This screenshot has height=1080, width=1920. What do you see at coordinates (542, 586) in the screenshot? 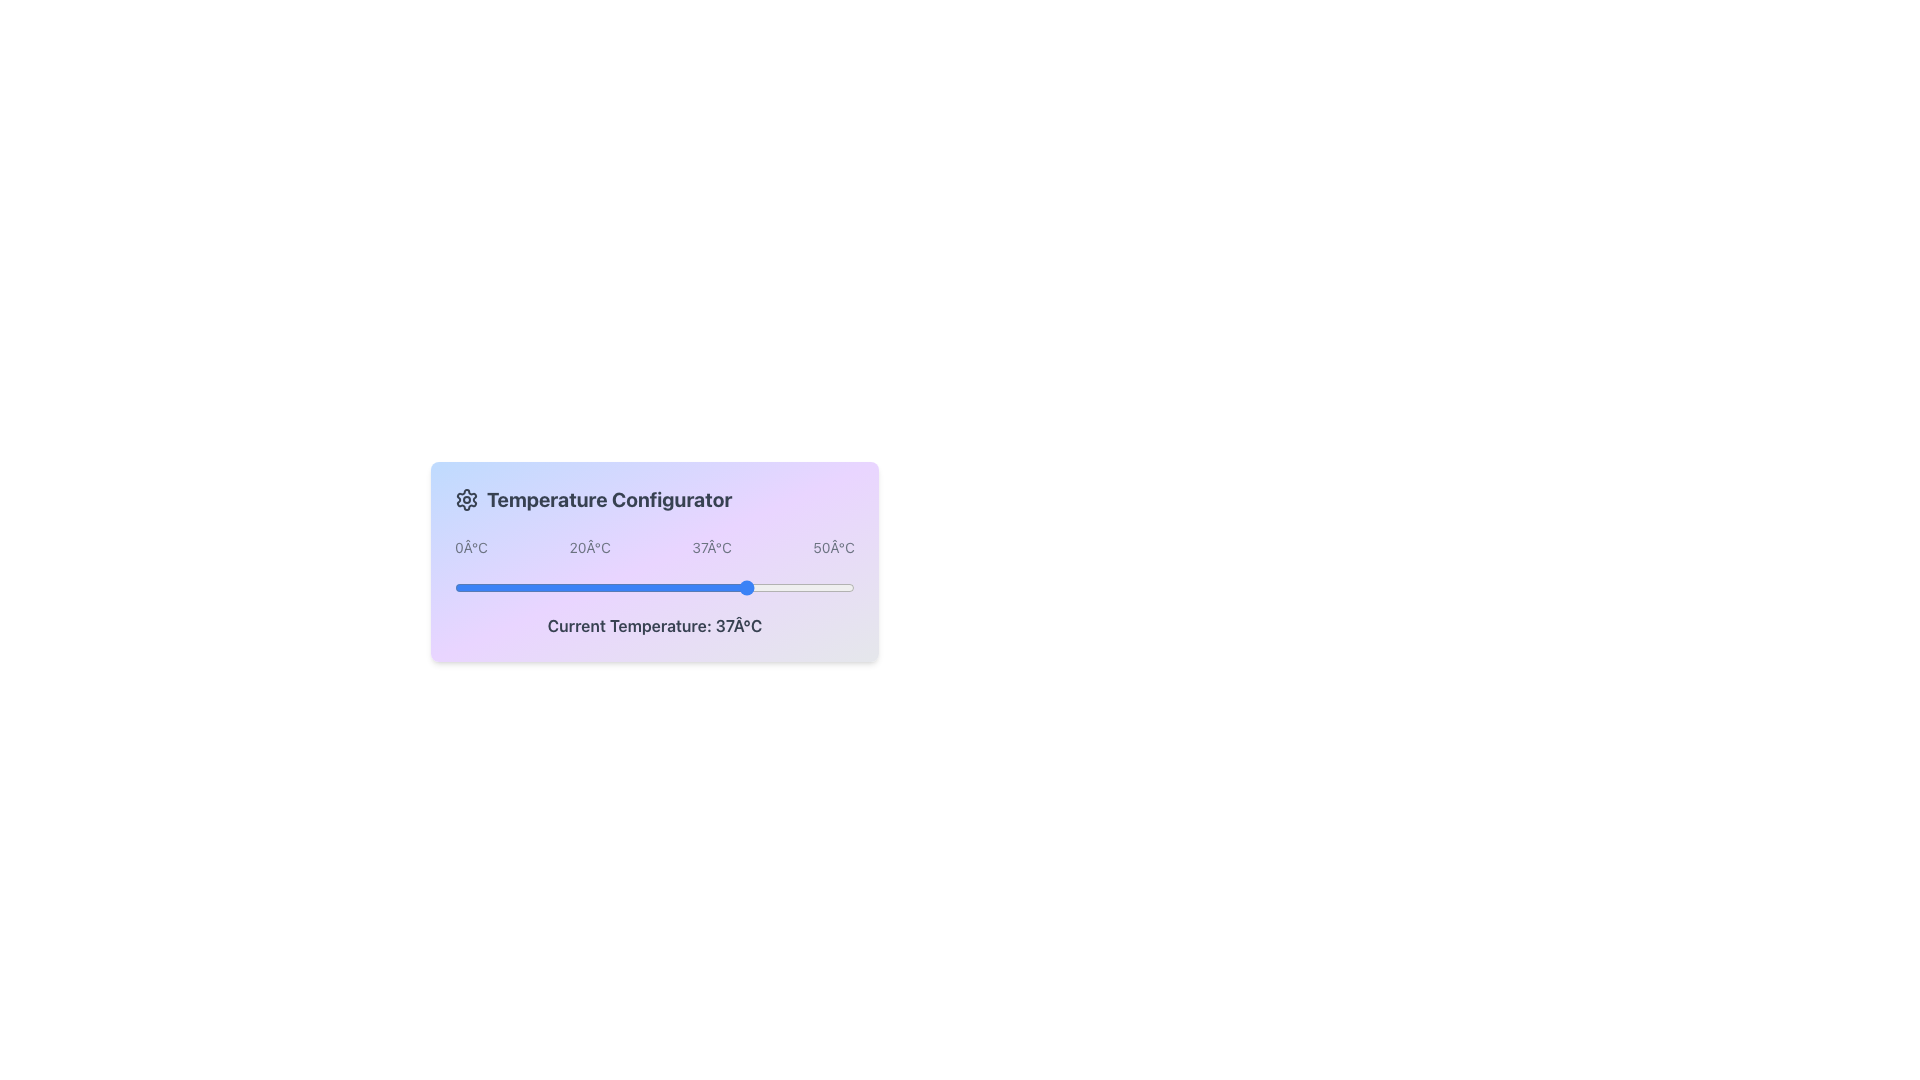
I see `the temperature` at bounding box center [542, 586].